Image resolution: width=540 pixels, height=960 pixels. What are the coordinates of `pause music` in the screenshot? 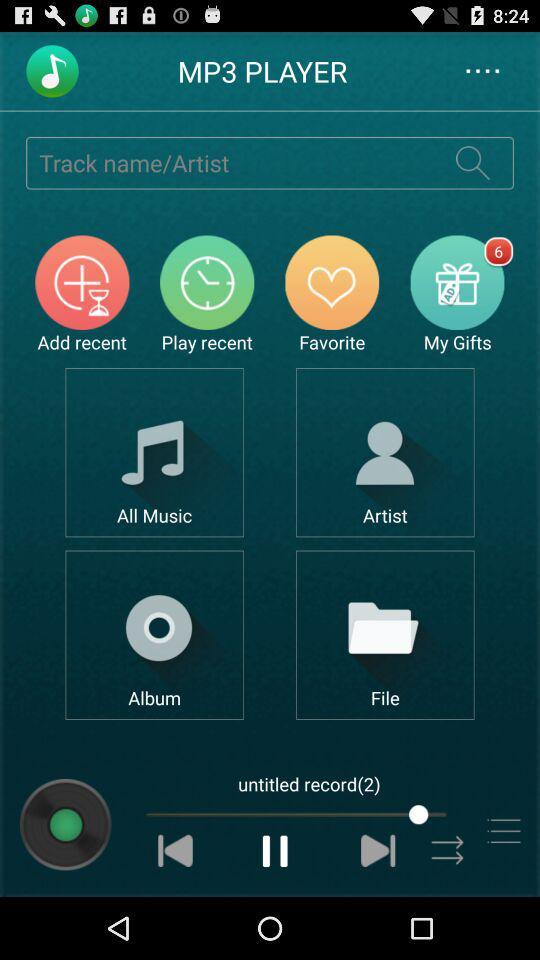 It's located at (275, 849).